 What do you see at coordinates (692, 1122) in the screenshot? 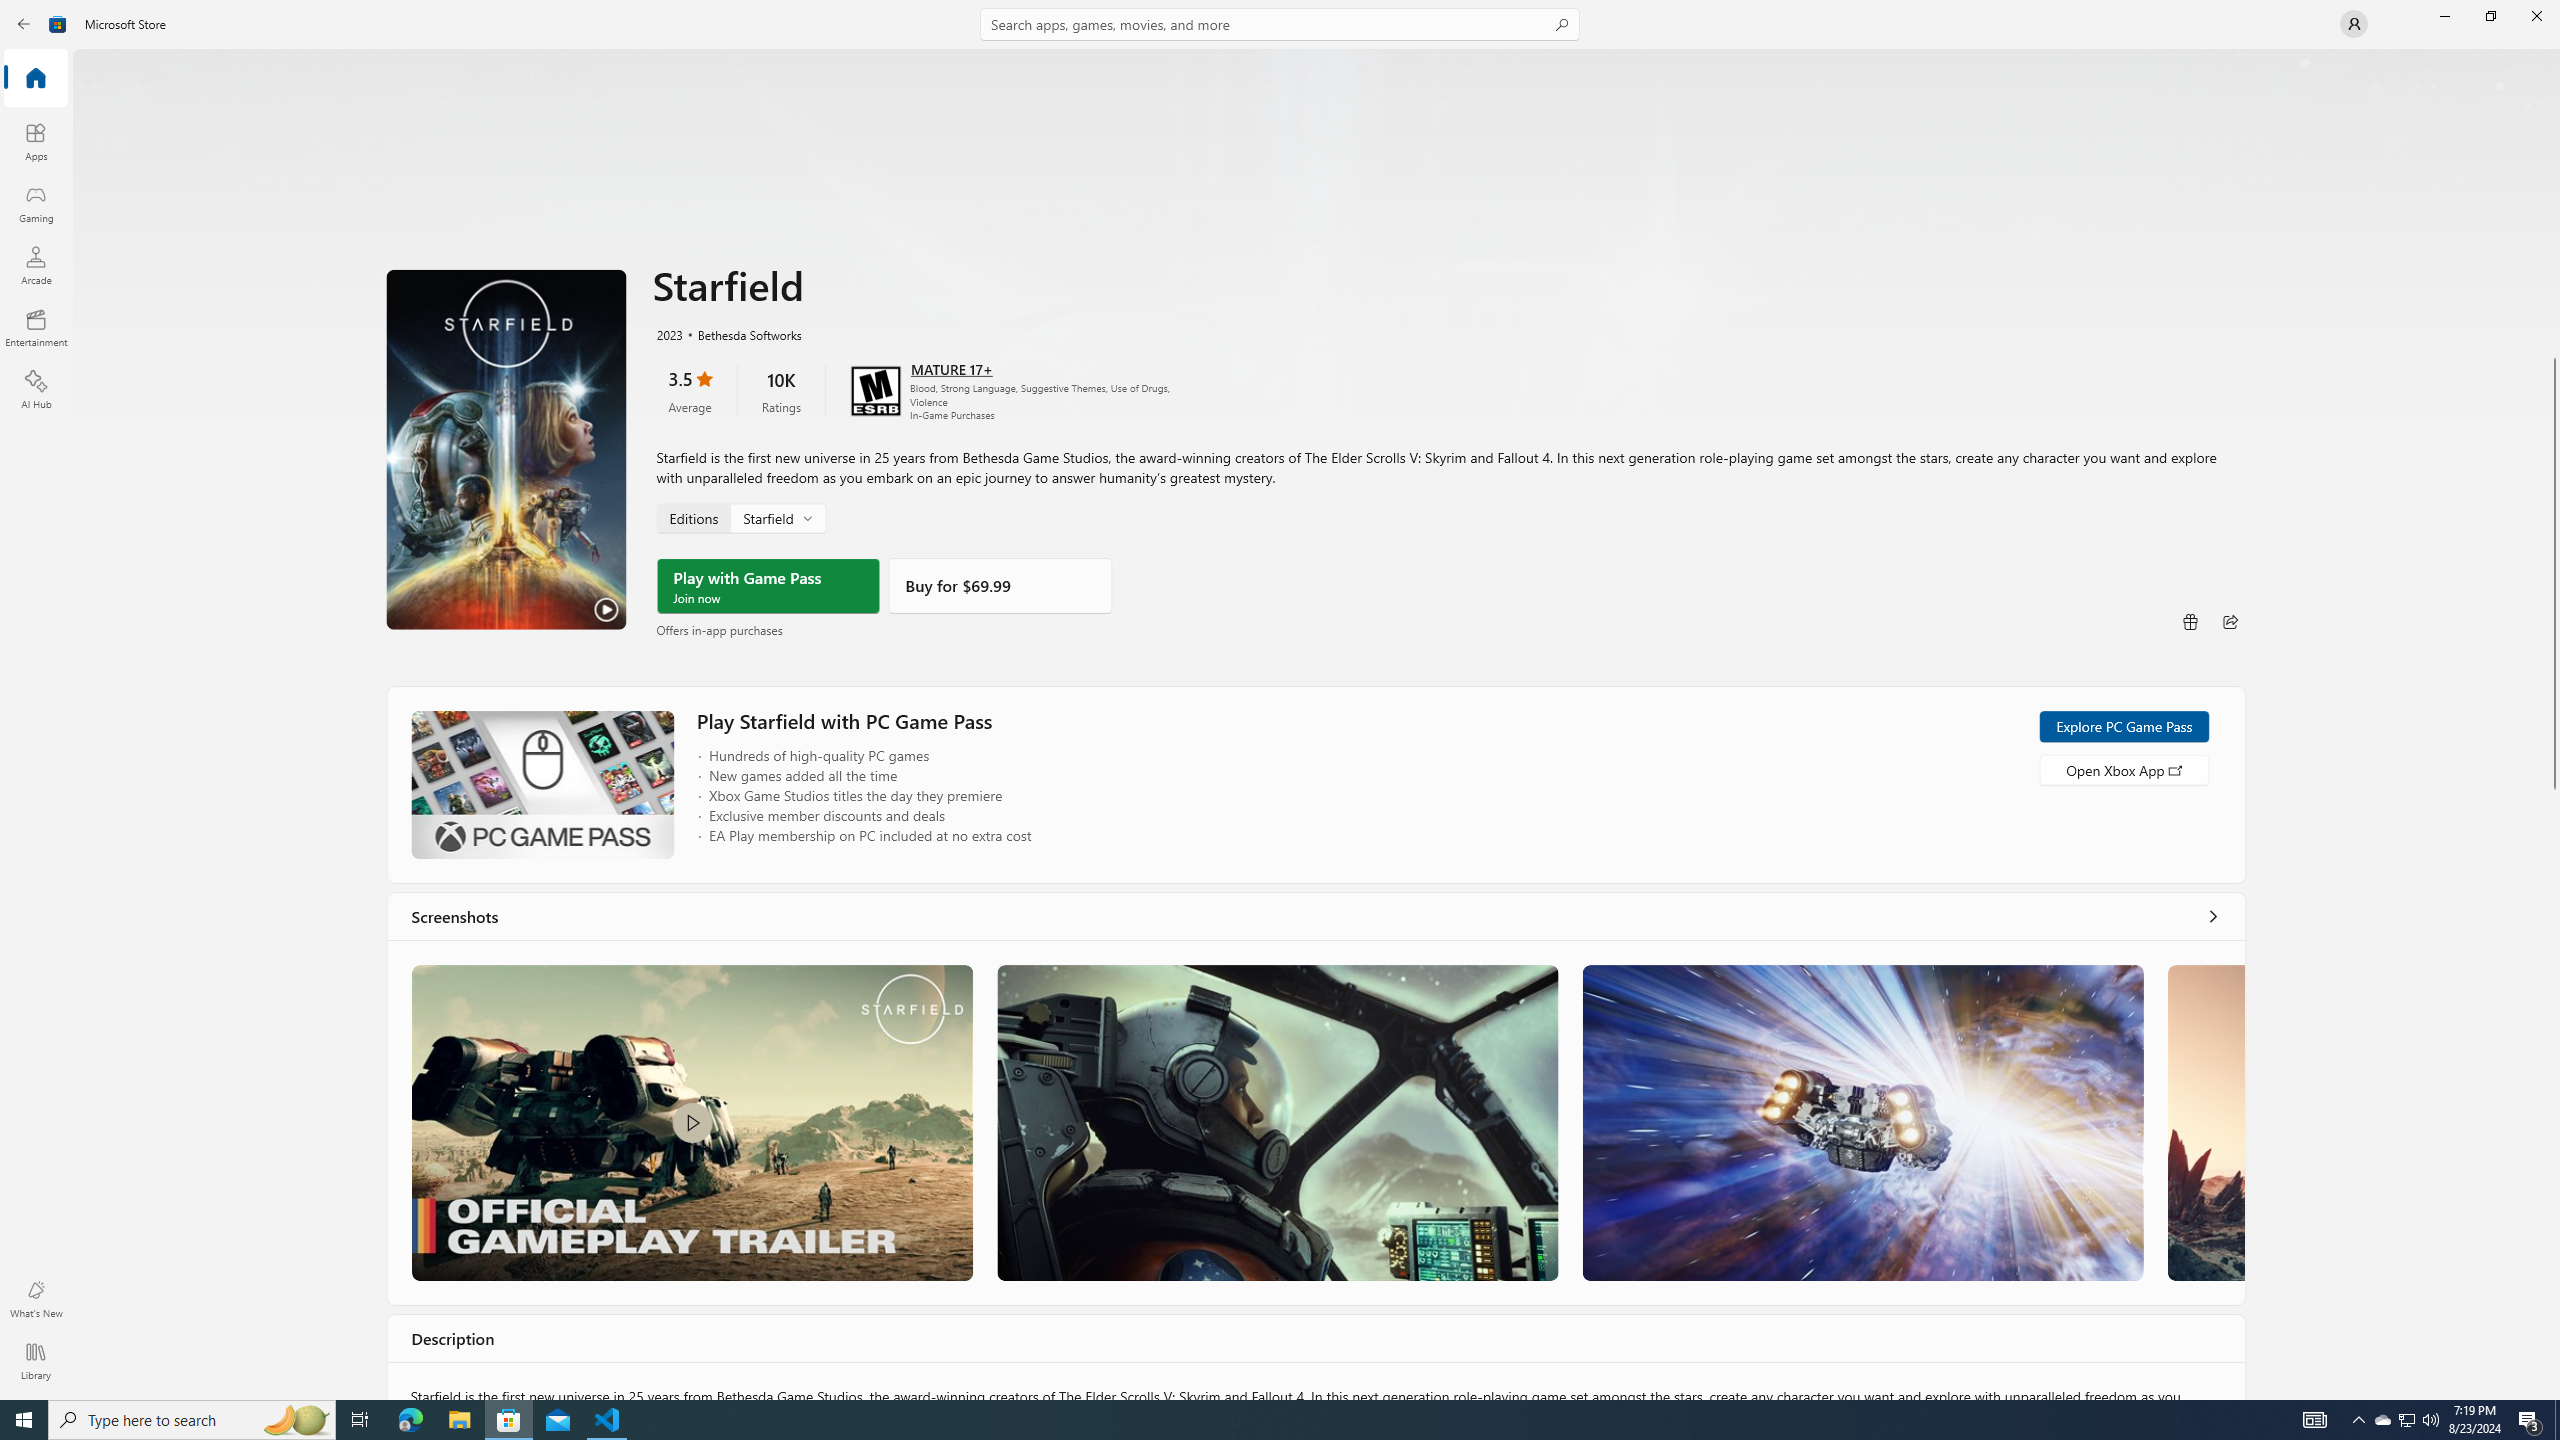
I see `'Gameplay Trailer'` at bounding box center [692, 1122].